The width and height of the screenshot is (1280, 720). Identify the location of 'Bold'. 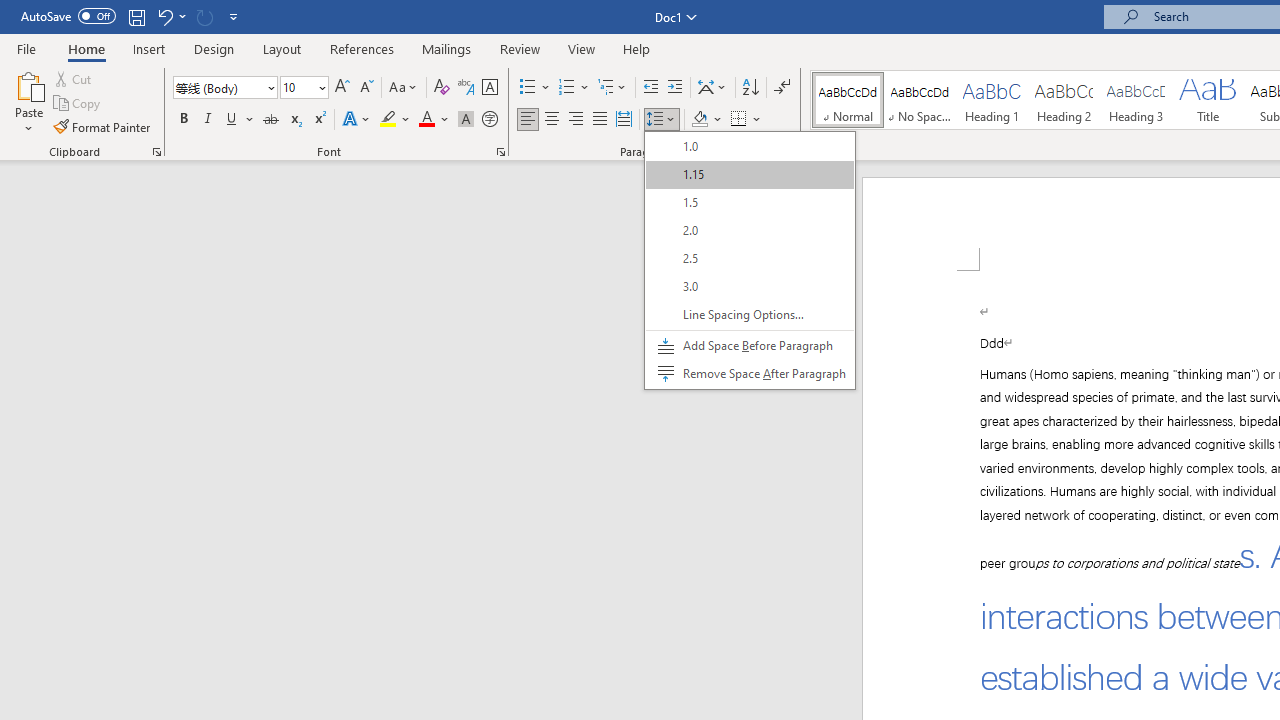
(183, 119).